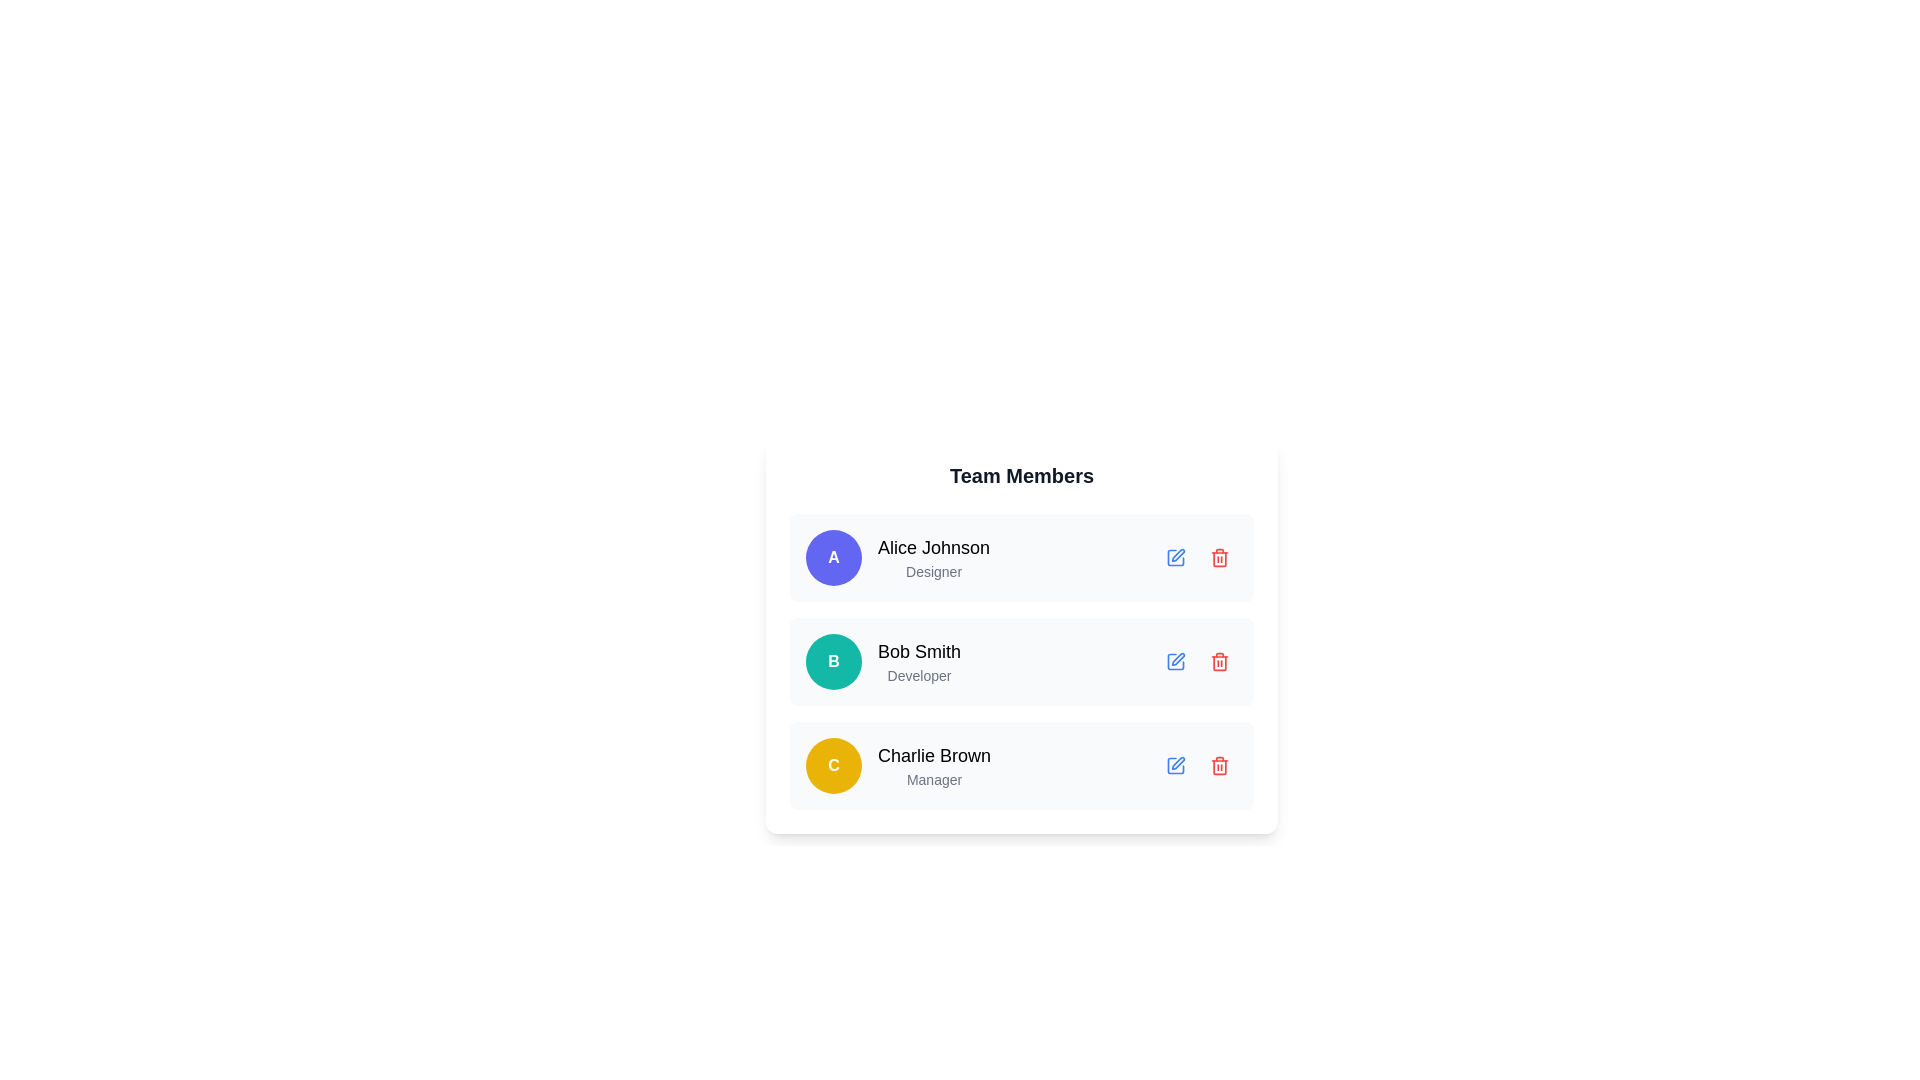 This screenshot has height=1080, width=1920. I want to click on the circular badge with a teal background and the letter 'B' centered within it, located to the left of 'Bob Smith' and 'Developer', so click(834, 662).